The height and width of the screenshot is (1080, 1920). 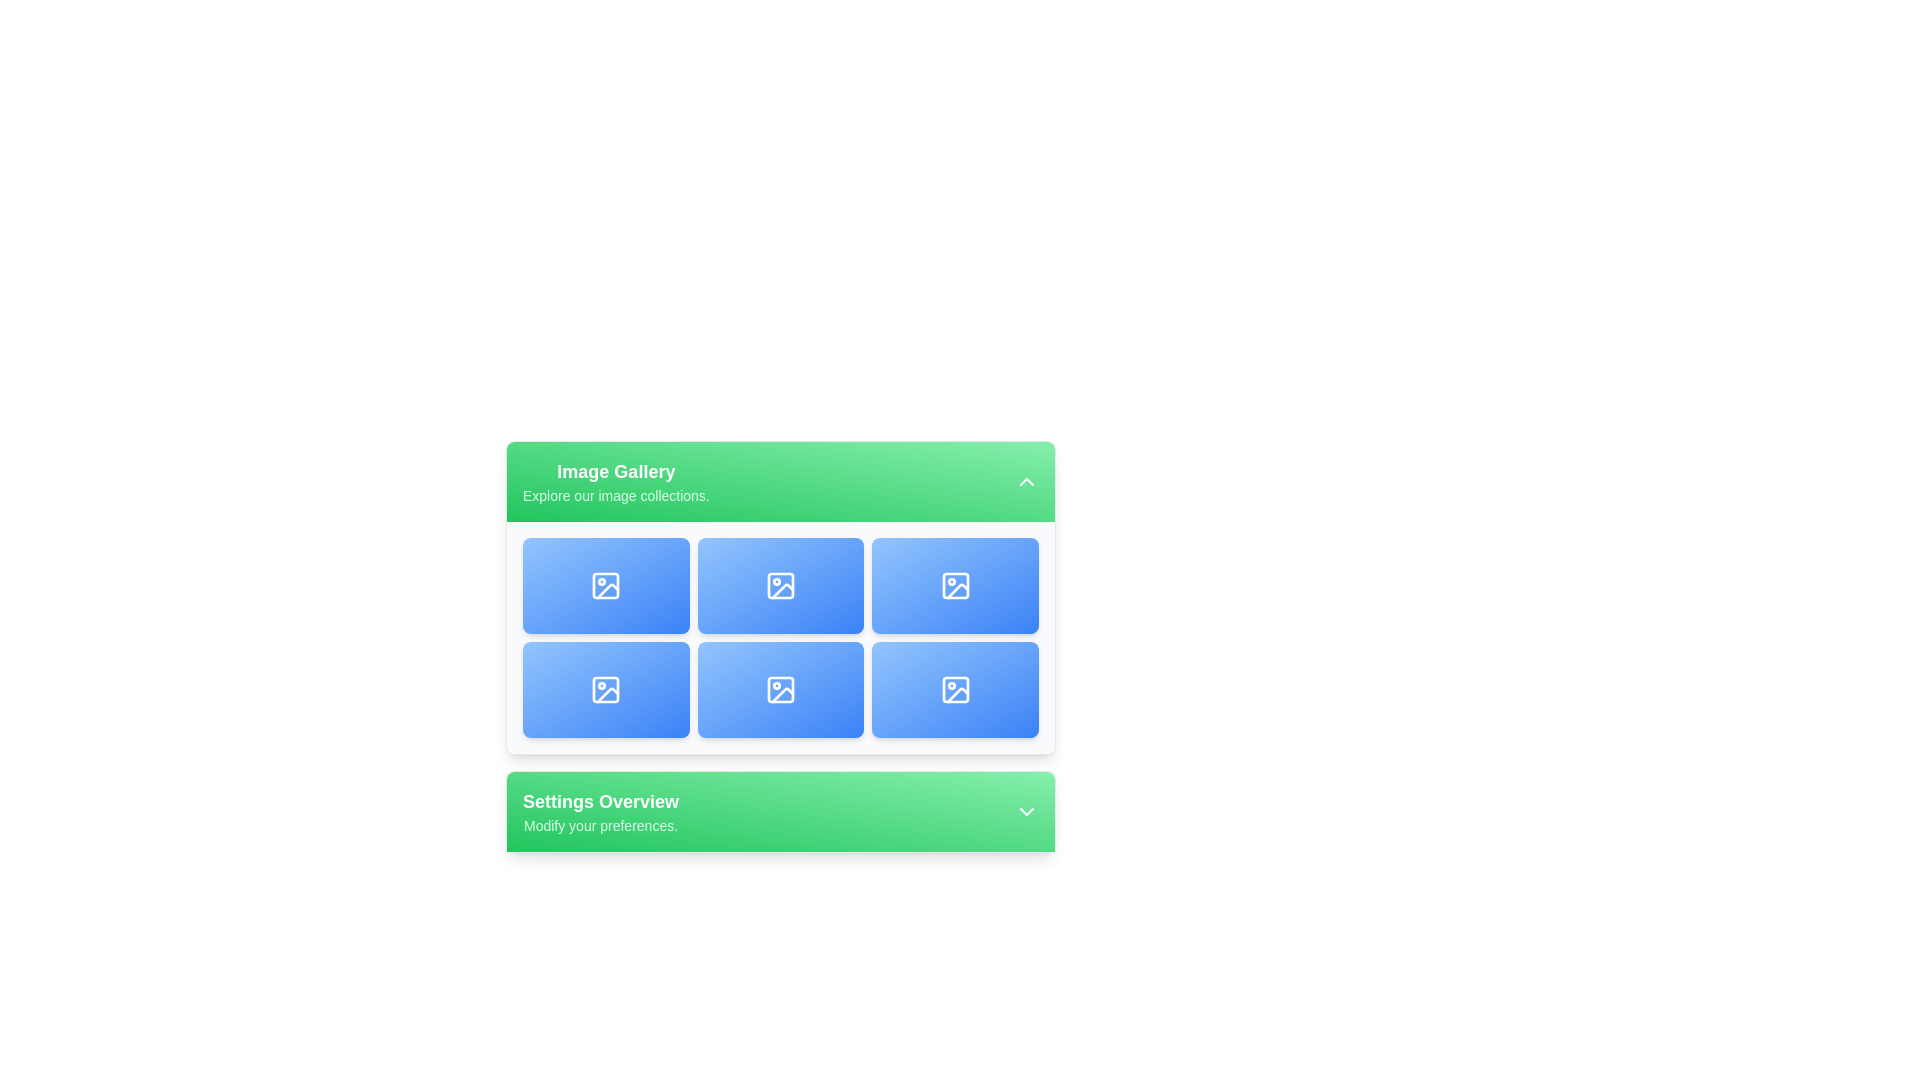 What do you see at coordinates (780, 647) in the screenshot?
I see `a tile within the Grid layout with interactive tiles` at bounding box center [780, 647].